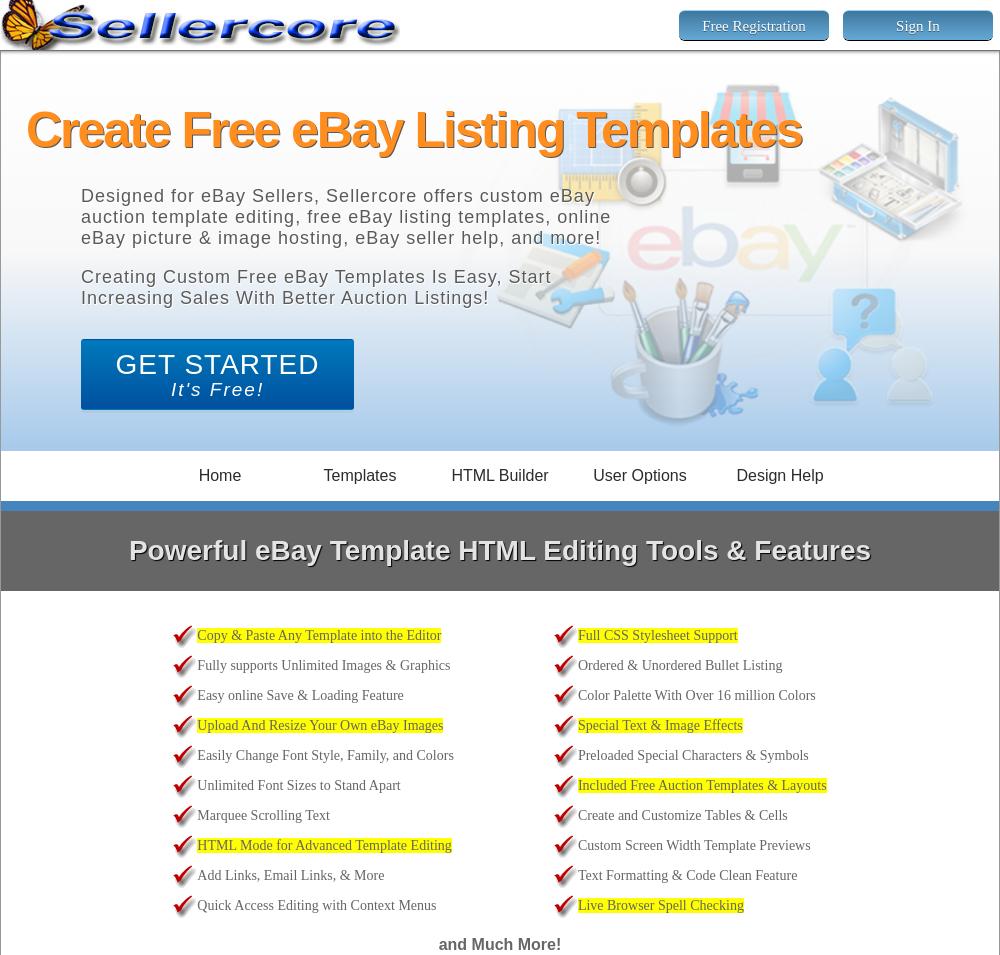 The image size is (1000, 955). I want to click on 'Included Free Auction Templates & Layouts', so click(700, 784).